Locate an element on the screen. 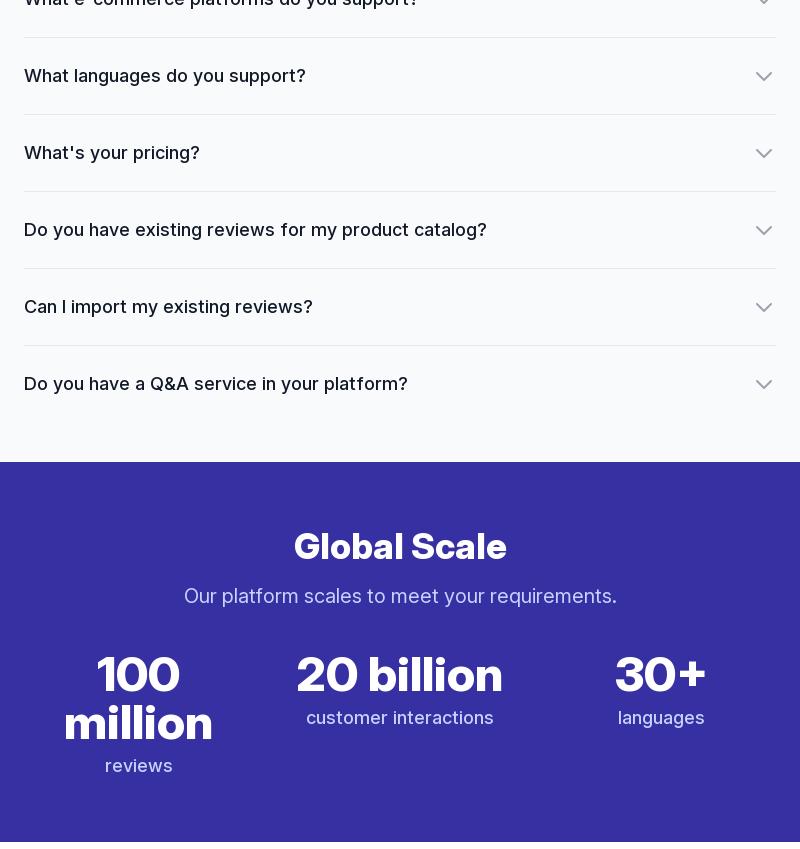 The image size is (800, 849). 'What's your pricing?' is located at coordinates (24, 152).